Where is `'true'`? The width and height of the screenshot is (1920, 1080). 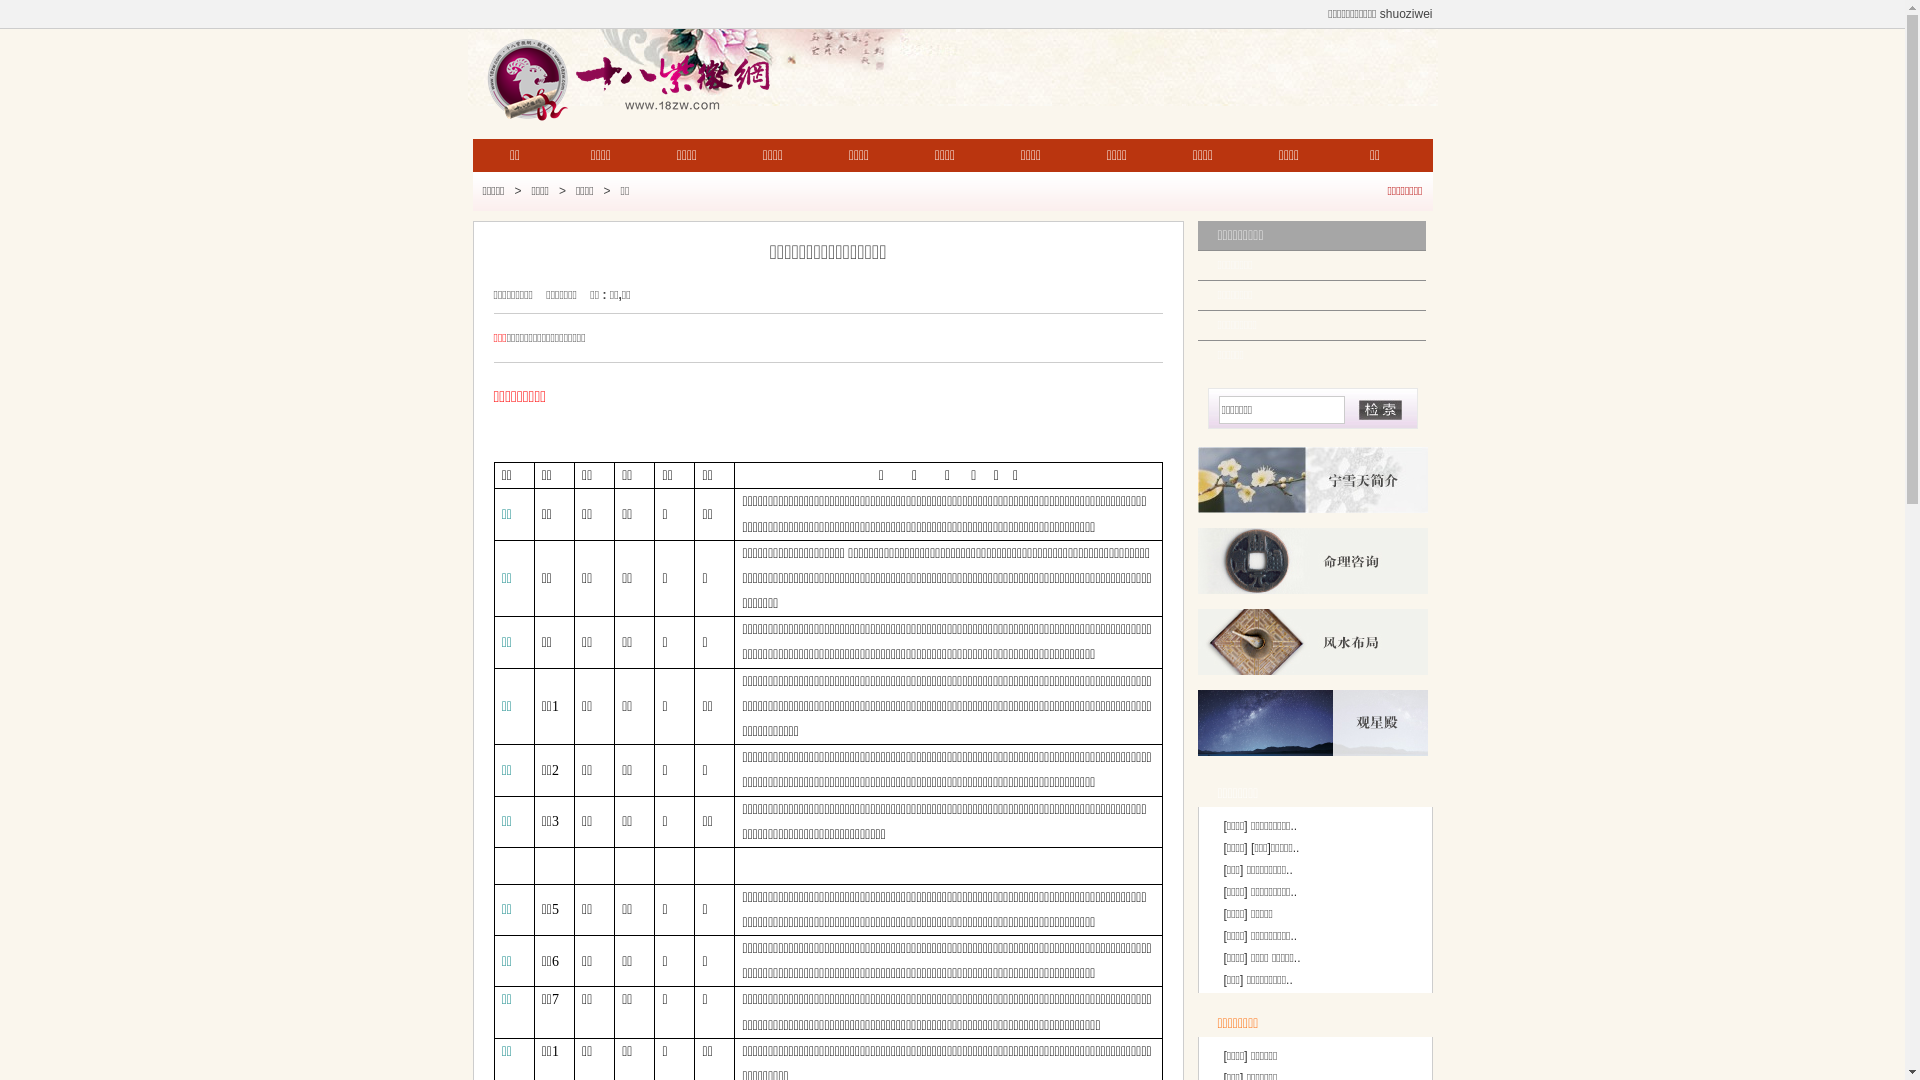 'true' is located at coordinates (1379, 408).